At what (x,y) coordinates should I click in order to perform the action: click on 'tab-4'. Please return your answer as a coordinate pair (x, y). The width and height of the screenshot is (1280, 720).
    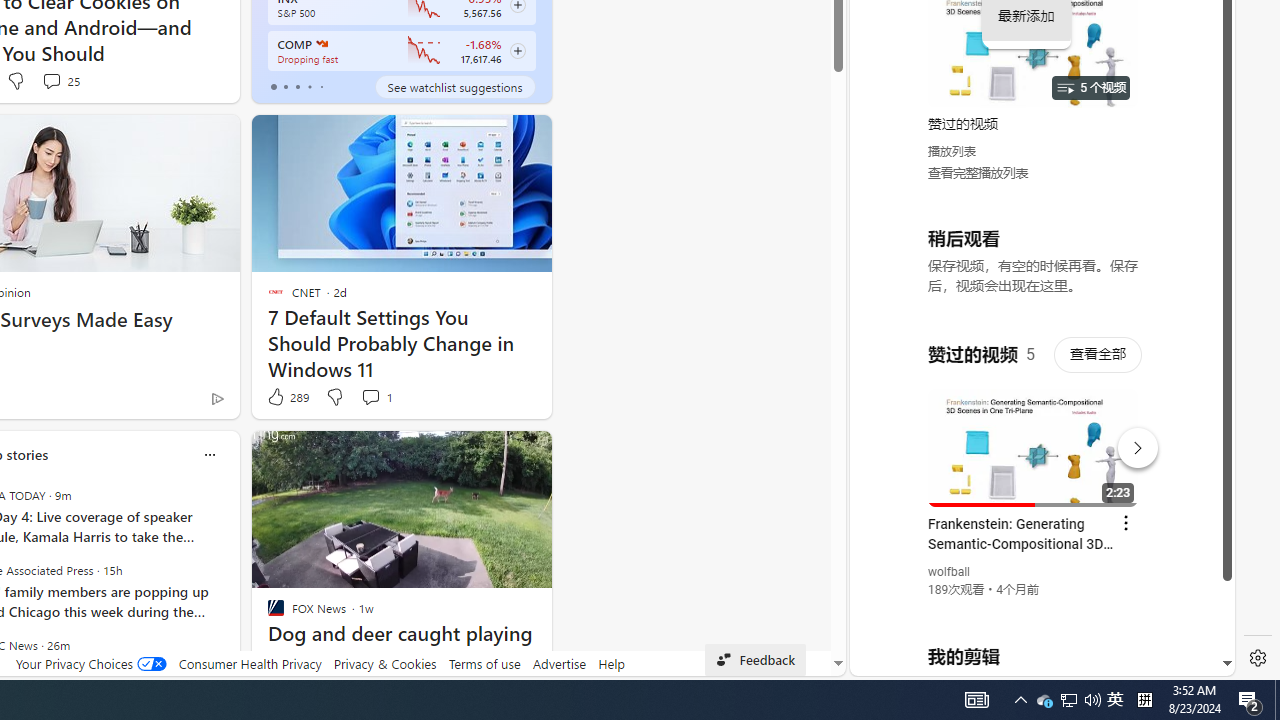
    Looking at the image, I should click on (321, 86).